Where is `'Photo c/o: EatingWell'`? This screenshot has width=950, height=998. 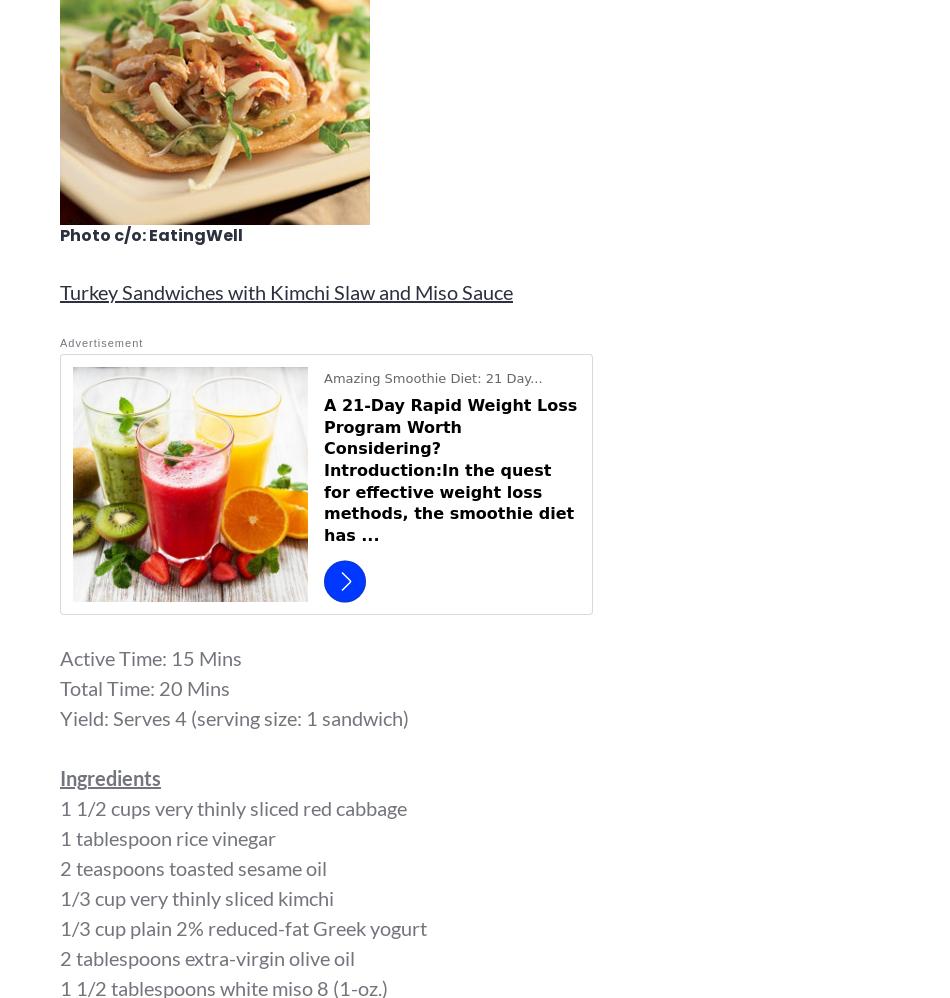
'Photo c/o: EatingWell' is located at coordinates (153, 234).